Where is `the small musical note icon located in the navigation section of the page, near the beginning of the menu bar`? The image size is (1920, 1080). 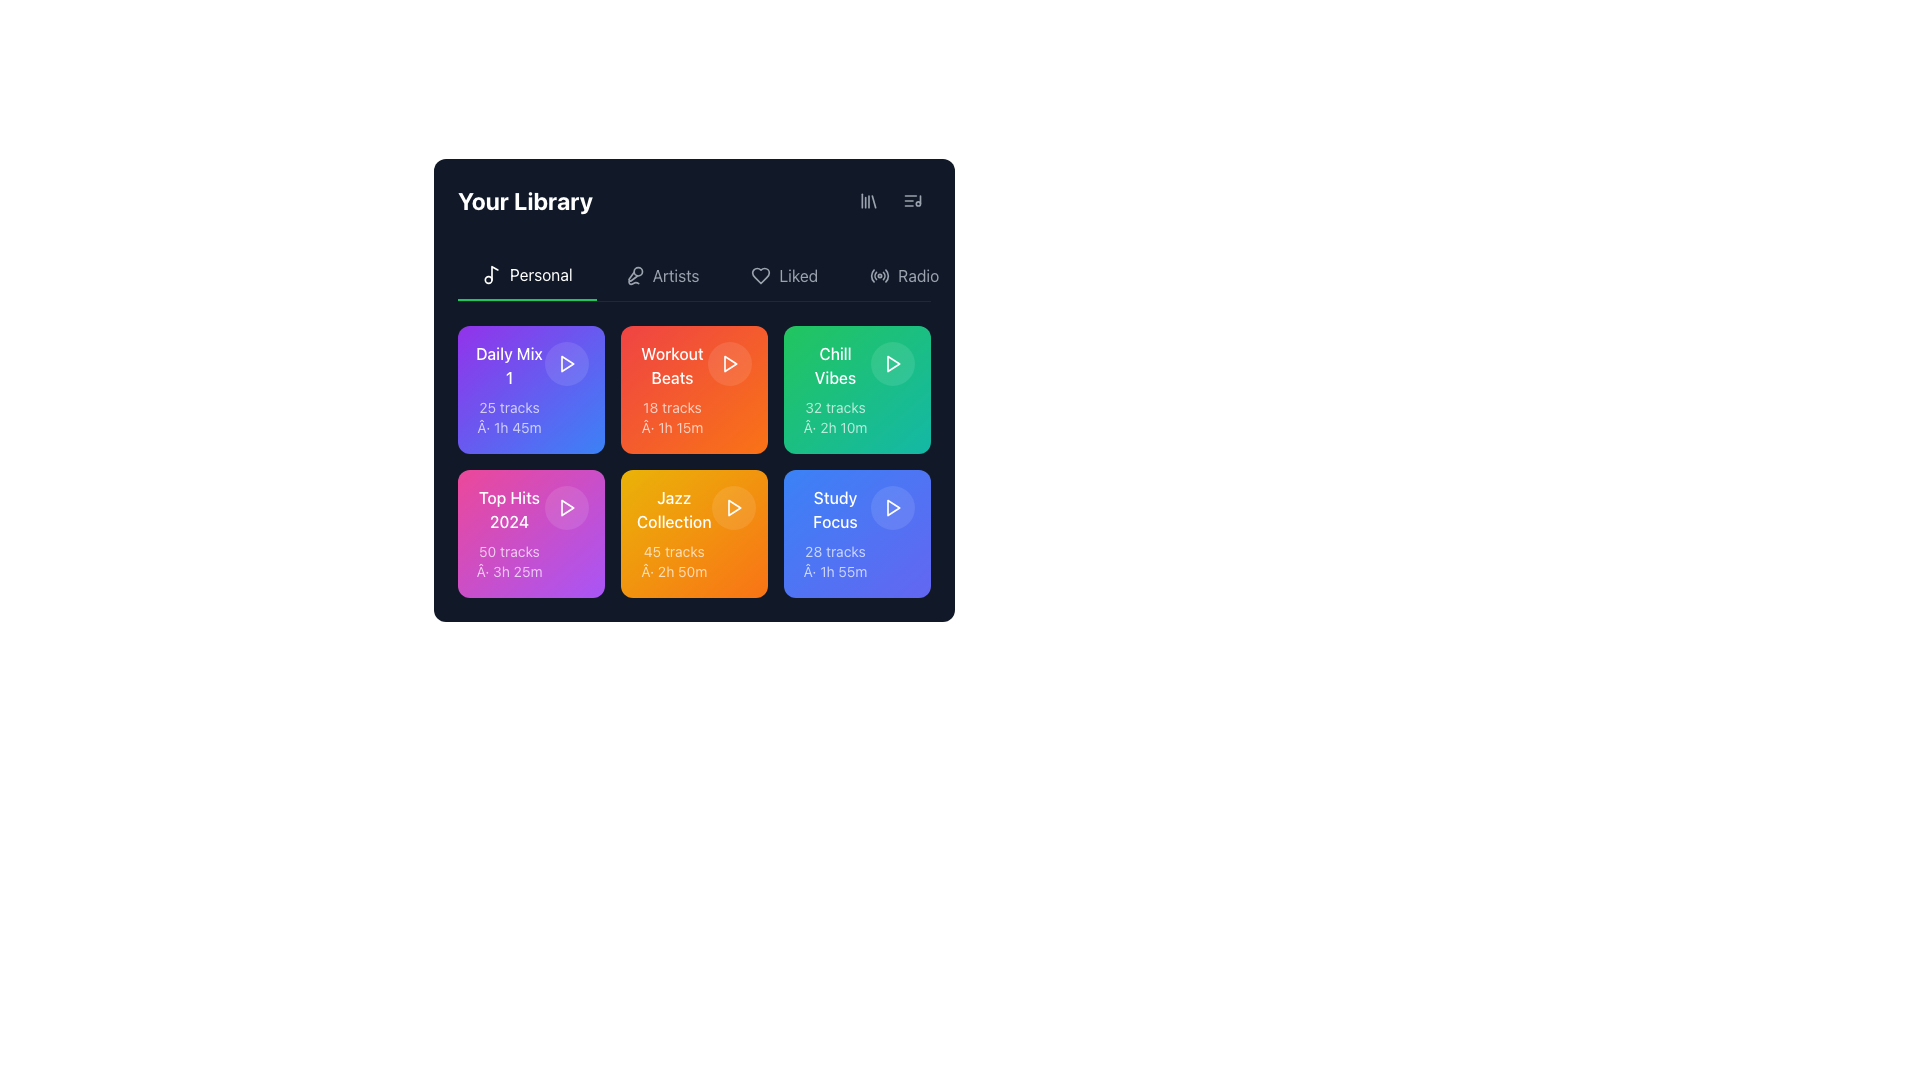 the small musical note icon located in the navigation section of the page, near the beginning of the menu bar is located at coordinates (494, 273).